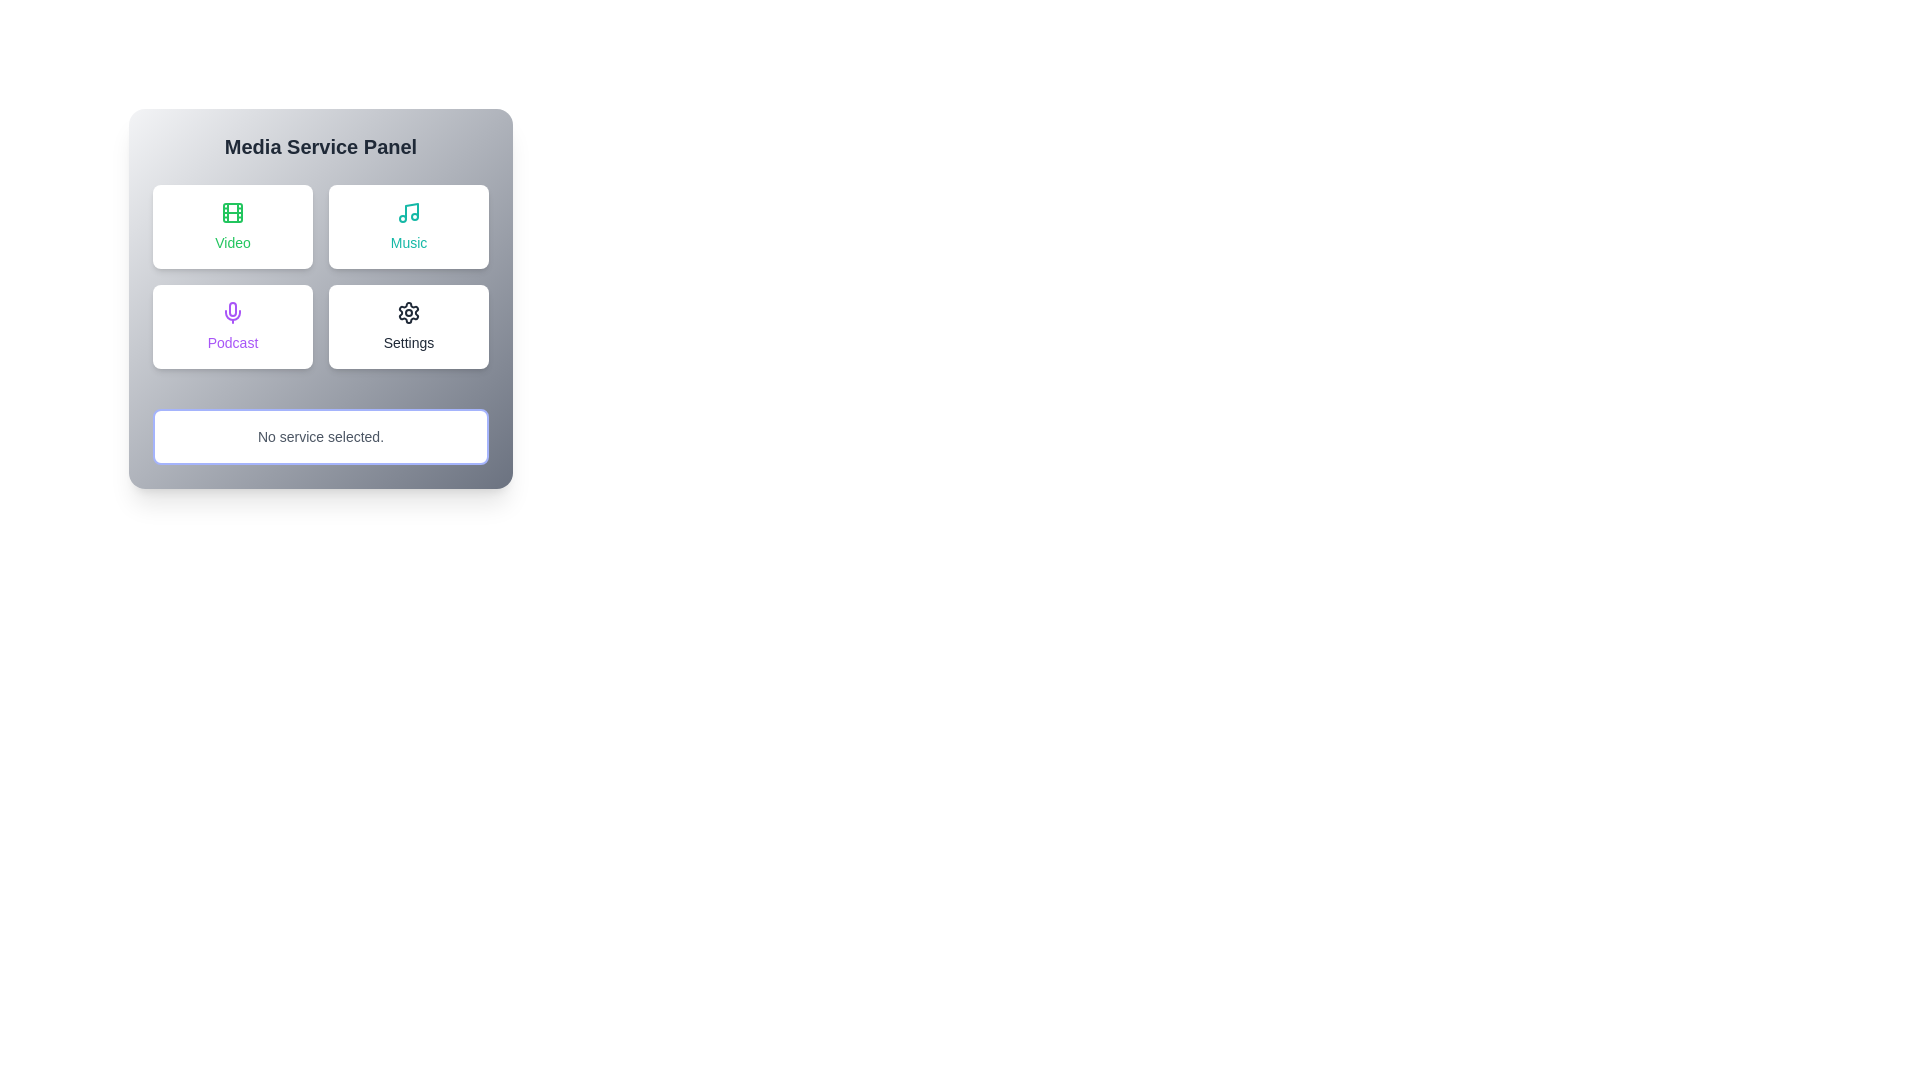  I want to click on the circular gear icon associated with settings in the 'Media Service Panel', so click(407, 312).